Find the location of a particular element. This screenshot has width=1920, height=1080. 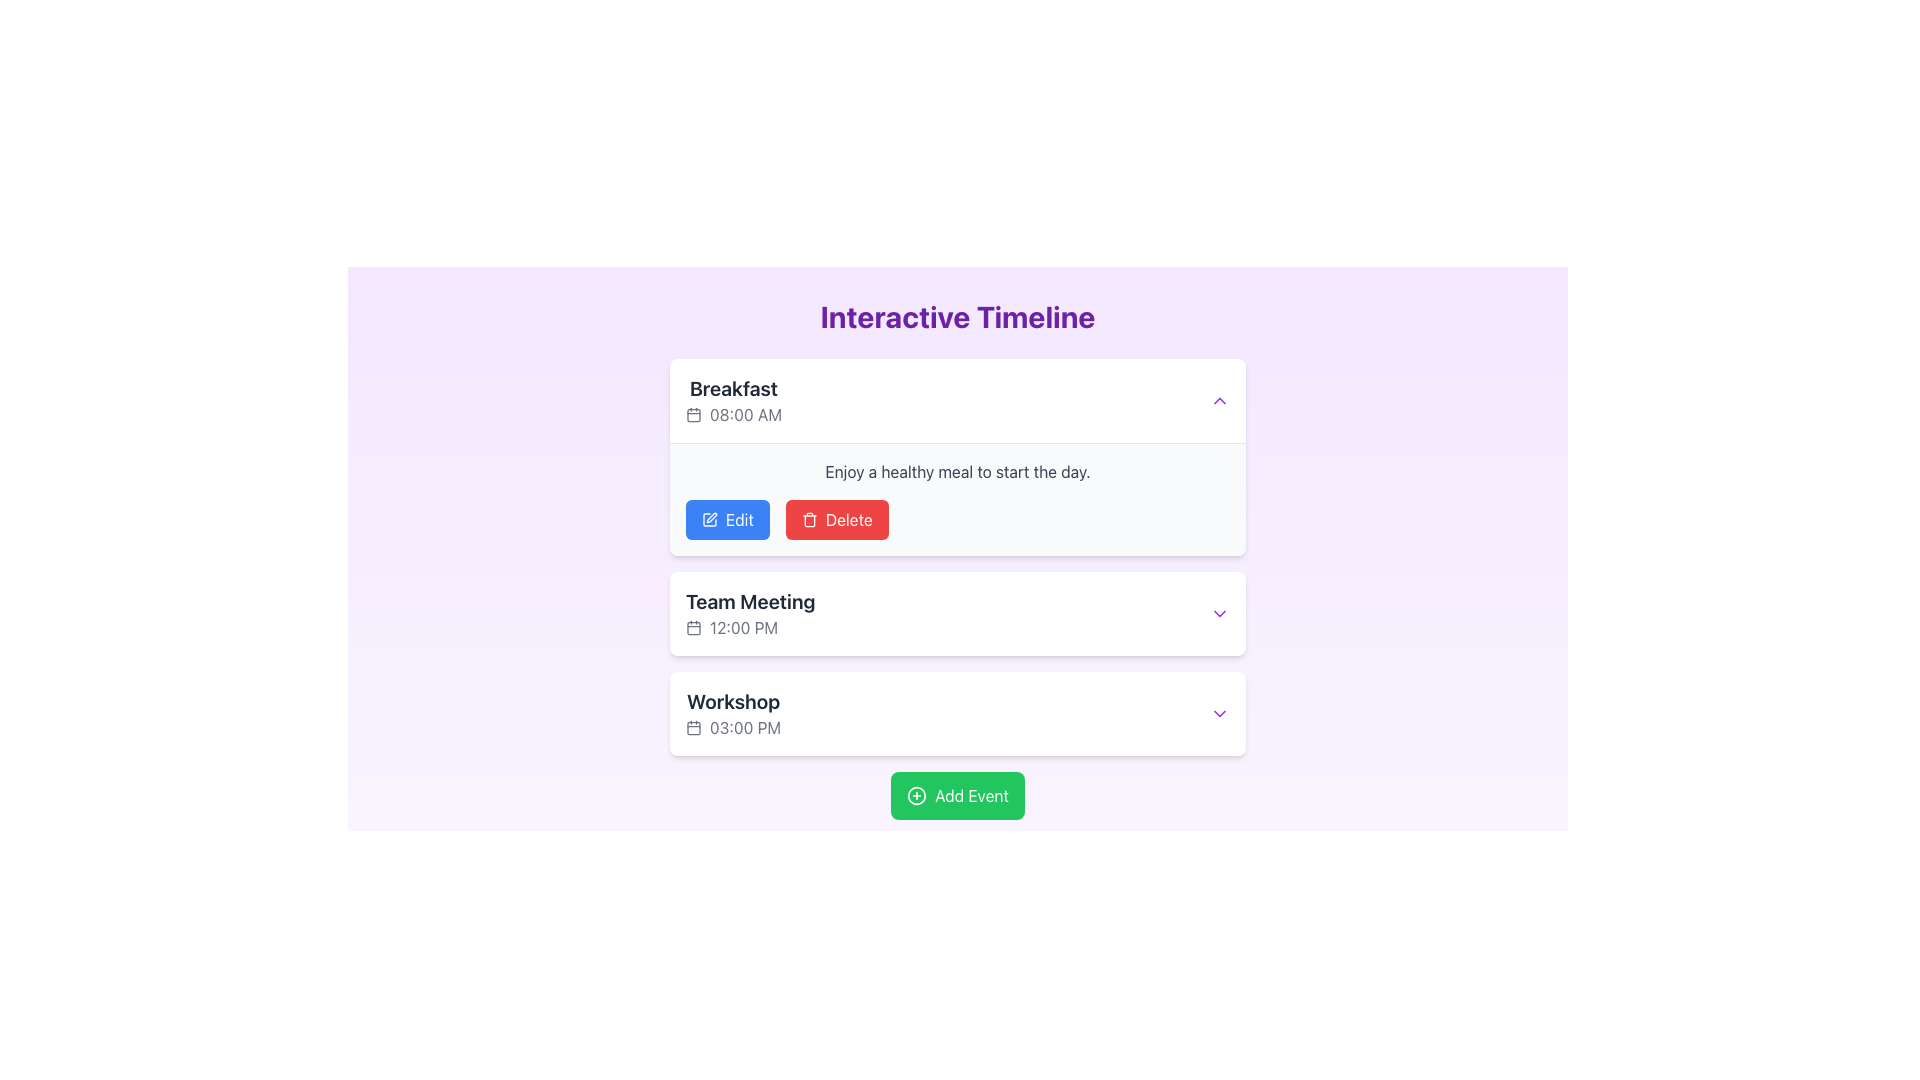

the icon button at the extreme right edge of the 'Workshop' event card is located at coordinates (1218, 712).